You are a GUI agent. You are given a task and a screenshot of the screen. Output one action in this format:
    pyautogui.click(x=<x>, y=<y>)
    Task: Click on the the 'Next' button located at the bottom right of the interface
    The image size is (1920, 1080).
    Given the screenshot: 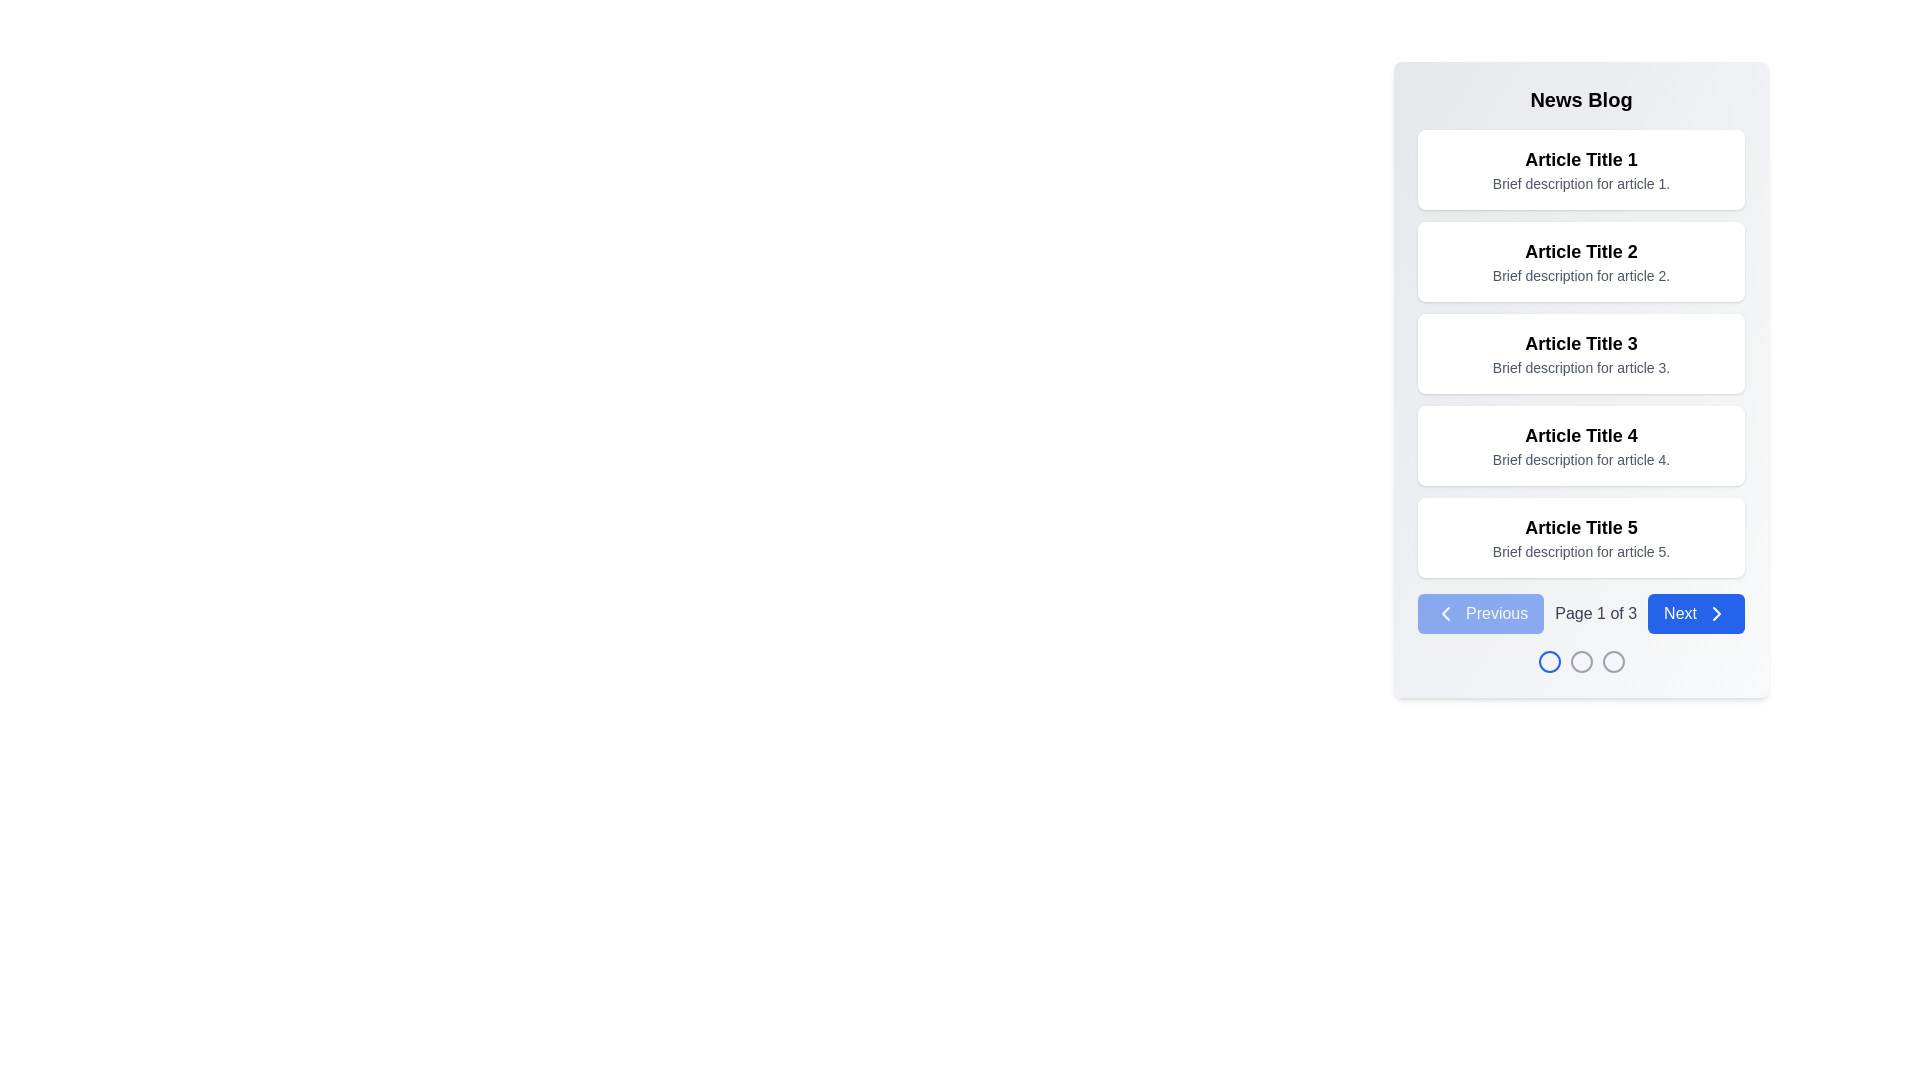 What is the action you would take?
    pyautogui.click(x=1695, y=612)
    